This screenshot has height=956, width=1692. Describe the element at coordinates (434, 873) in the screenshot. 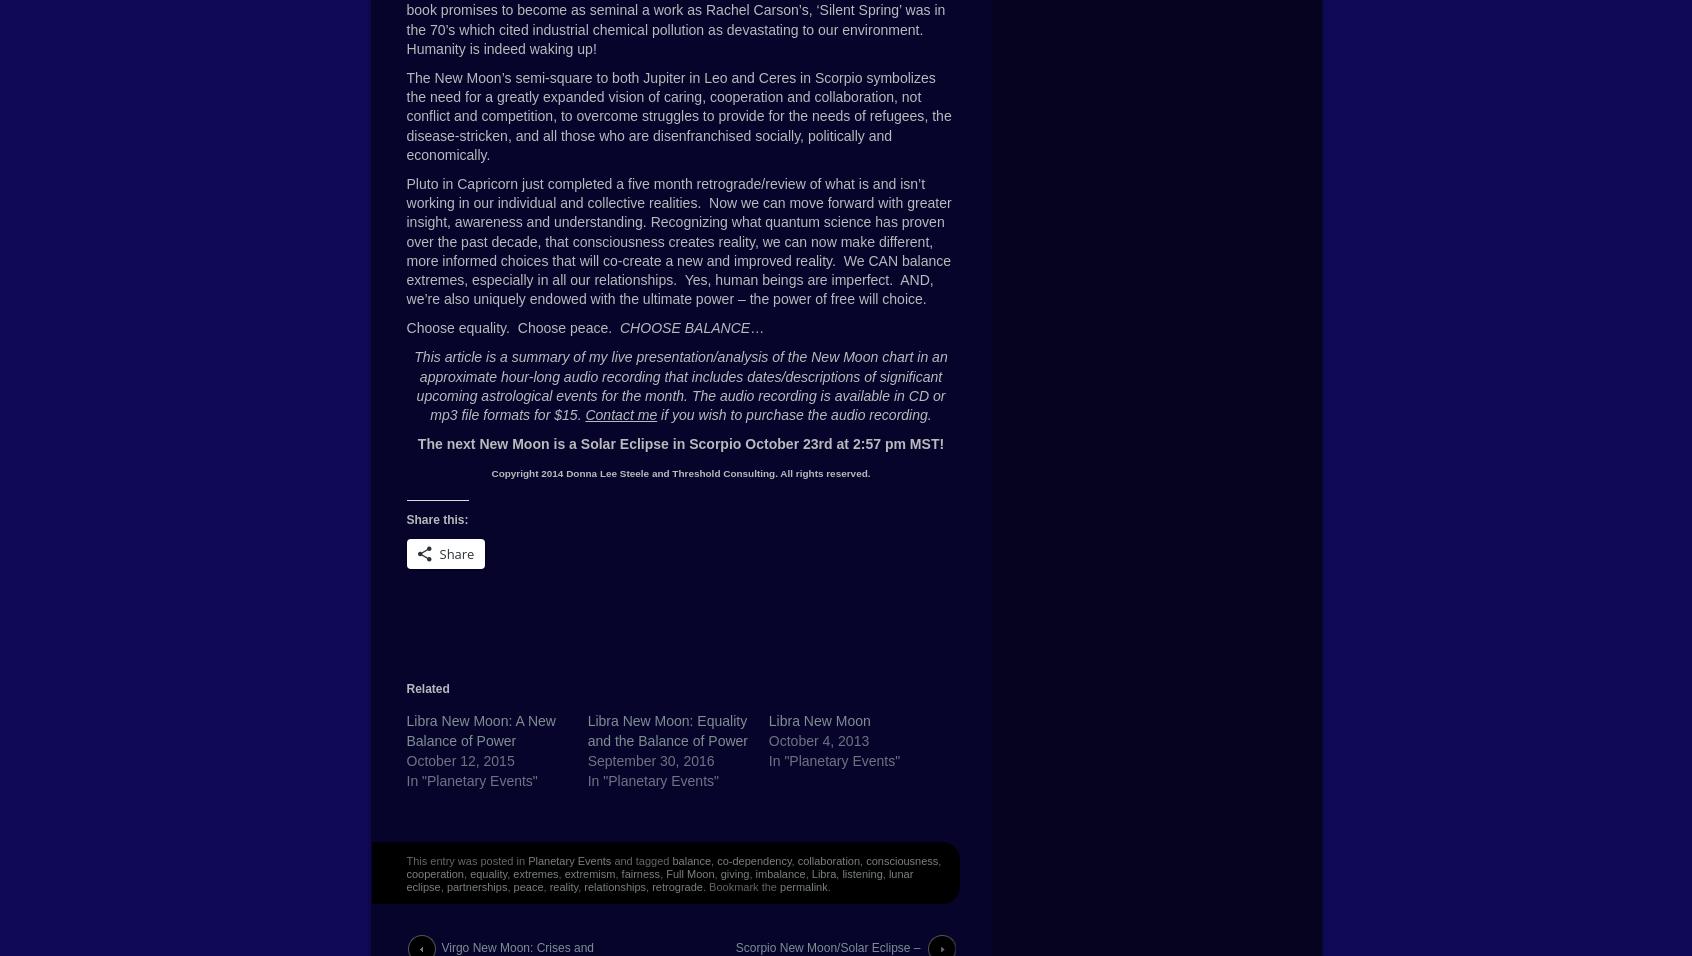

I see `'cooperation'` at that location.